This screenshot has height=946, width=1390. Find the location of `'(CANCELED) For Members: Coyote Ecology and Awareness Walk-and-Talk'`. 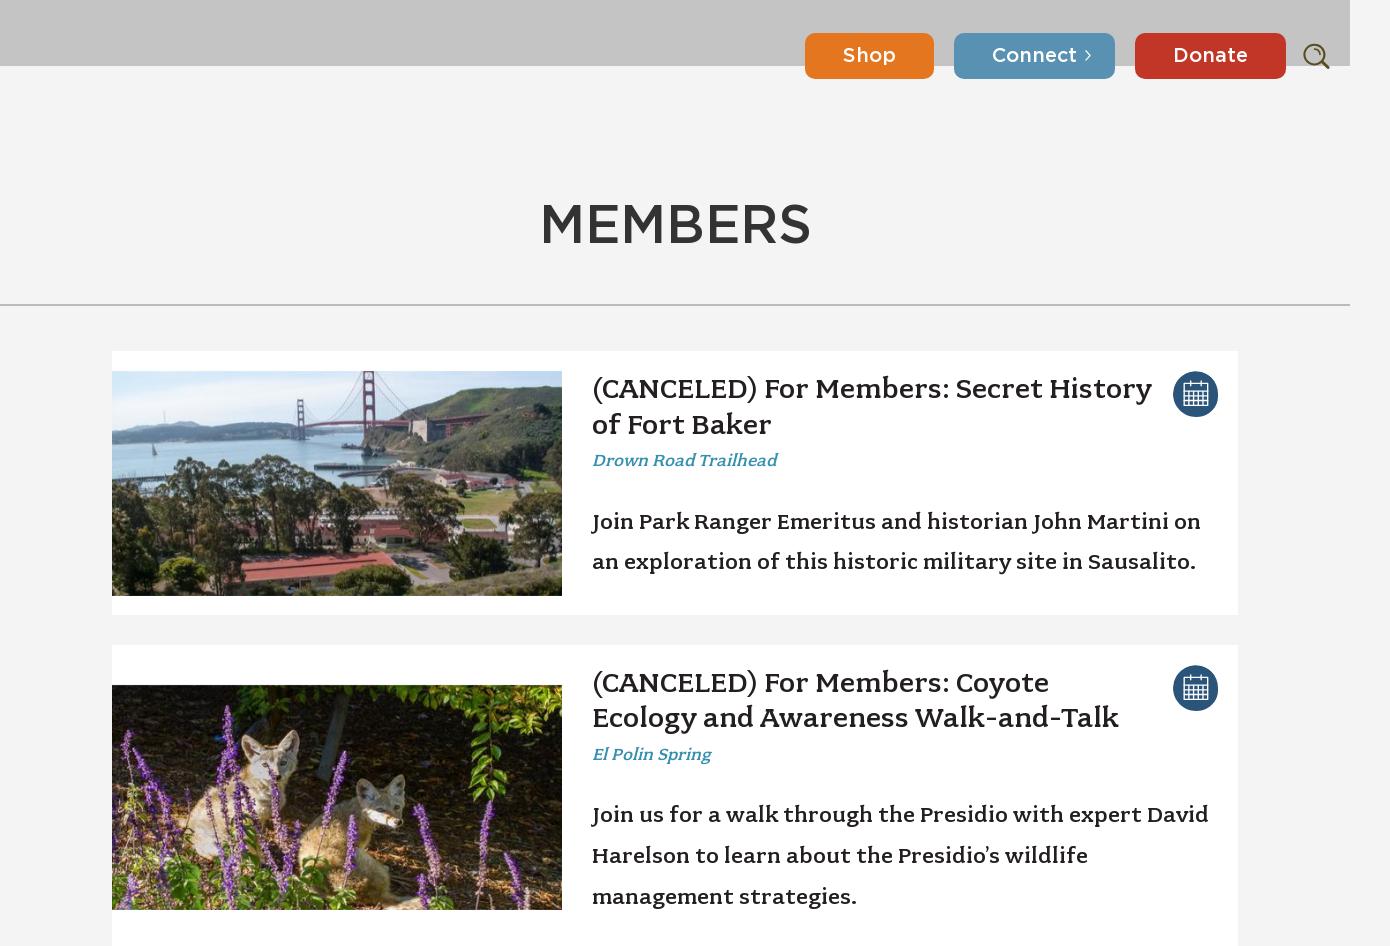

'(CANCELED) For Members: Coyote Ecology and Awareness Walk-and-Talk' is located at coordinates (855, 699).